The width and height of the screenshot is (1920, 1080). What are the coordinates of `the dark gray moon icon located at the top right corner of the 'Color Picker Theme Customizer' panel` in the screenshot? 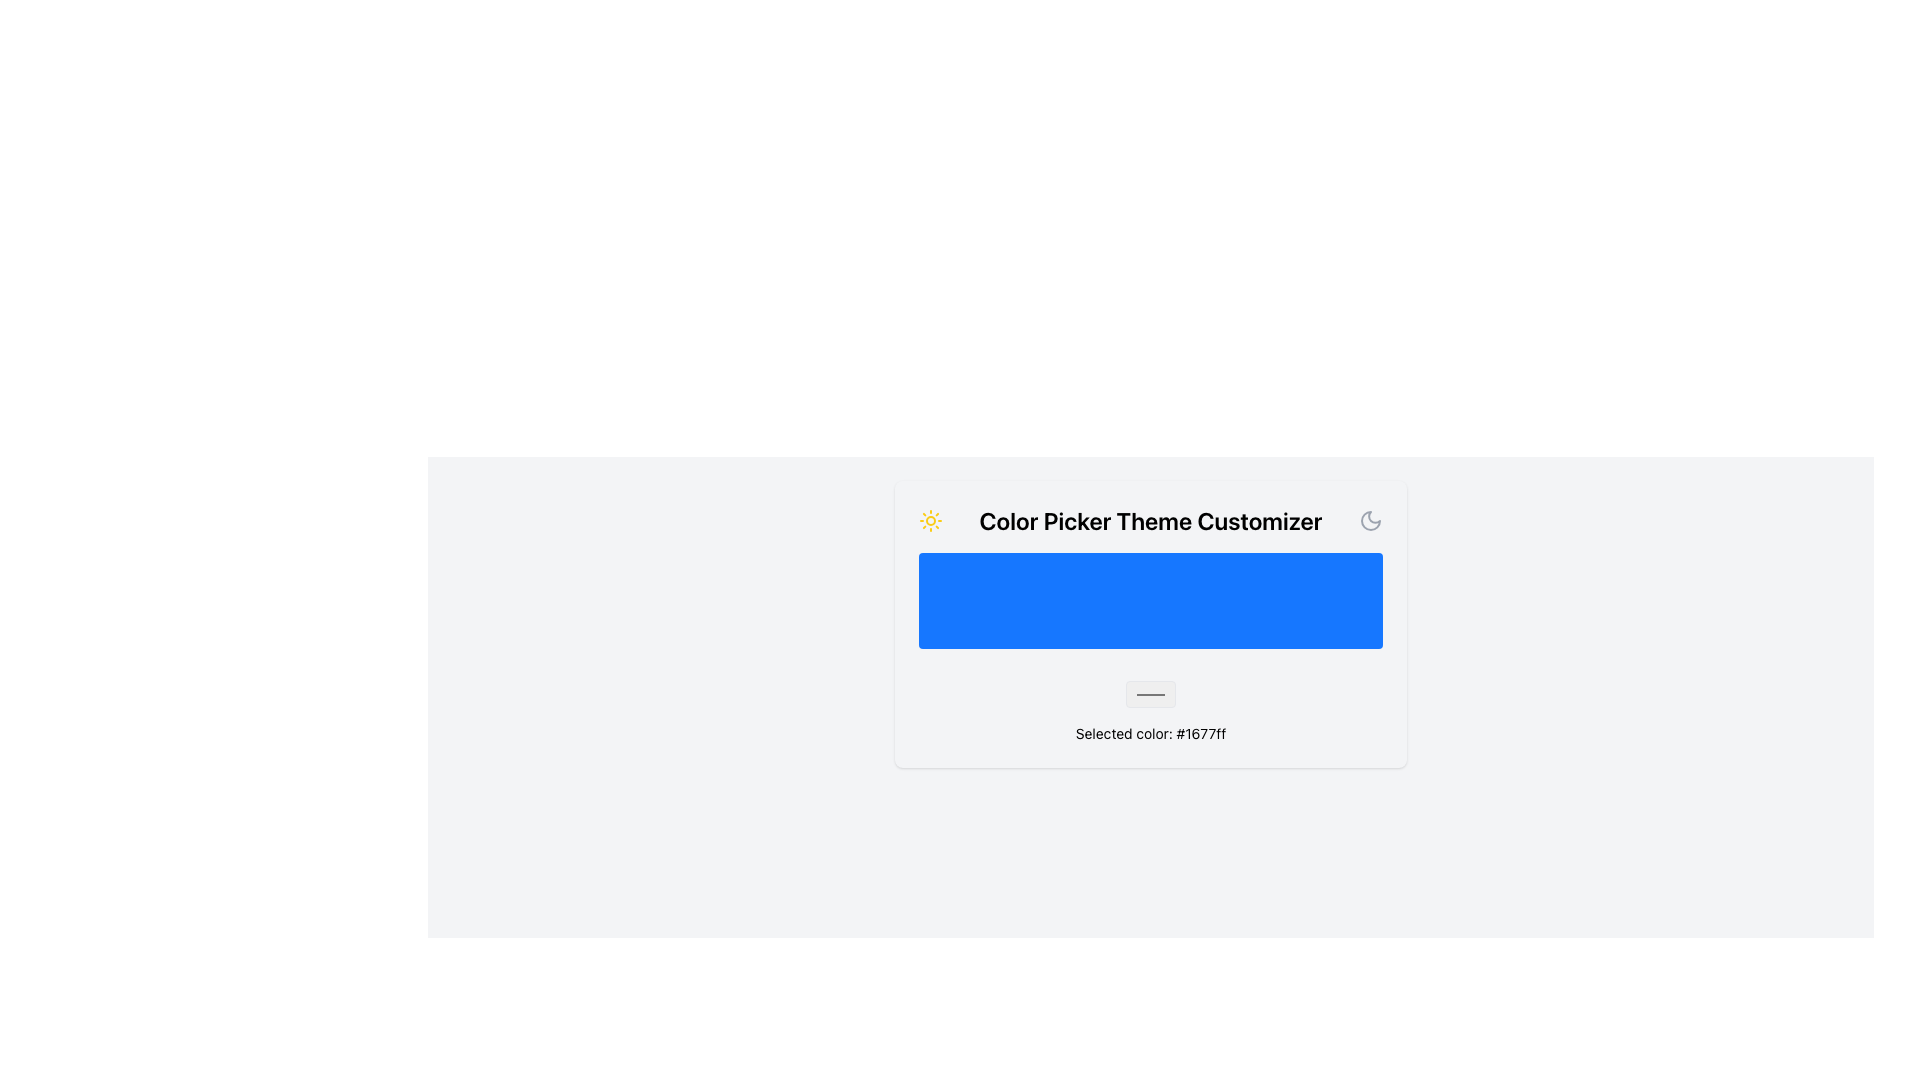 It's located at (1370, 519).